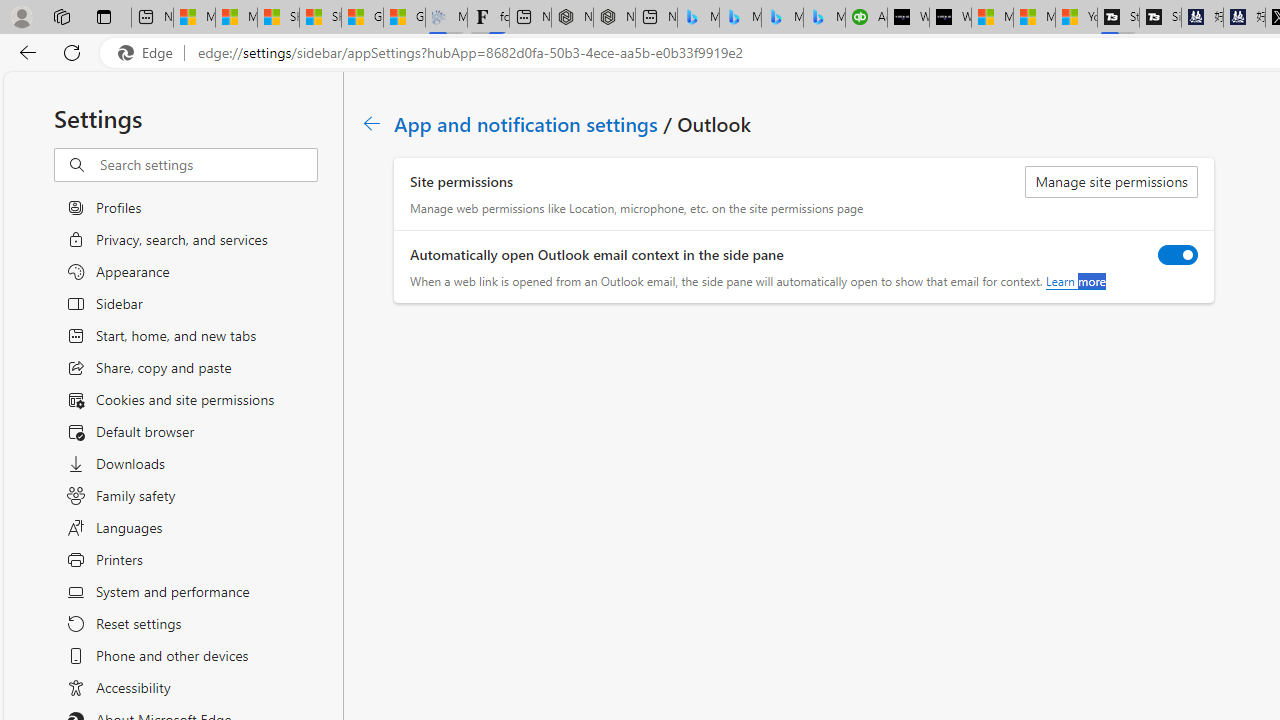  I want to click on 'Manage site permissions', so click(1110, 182).